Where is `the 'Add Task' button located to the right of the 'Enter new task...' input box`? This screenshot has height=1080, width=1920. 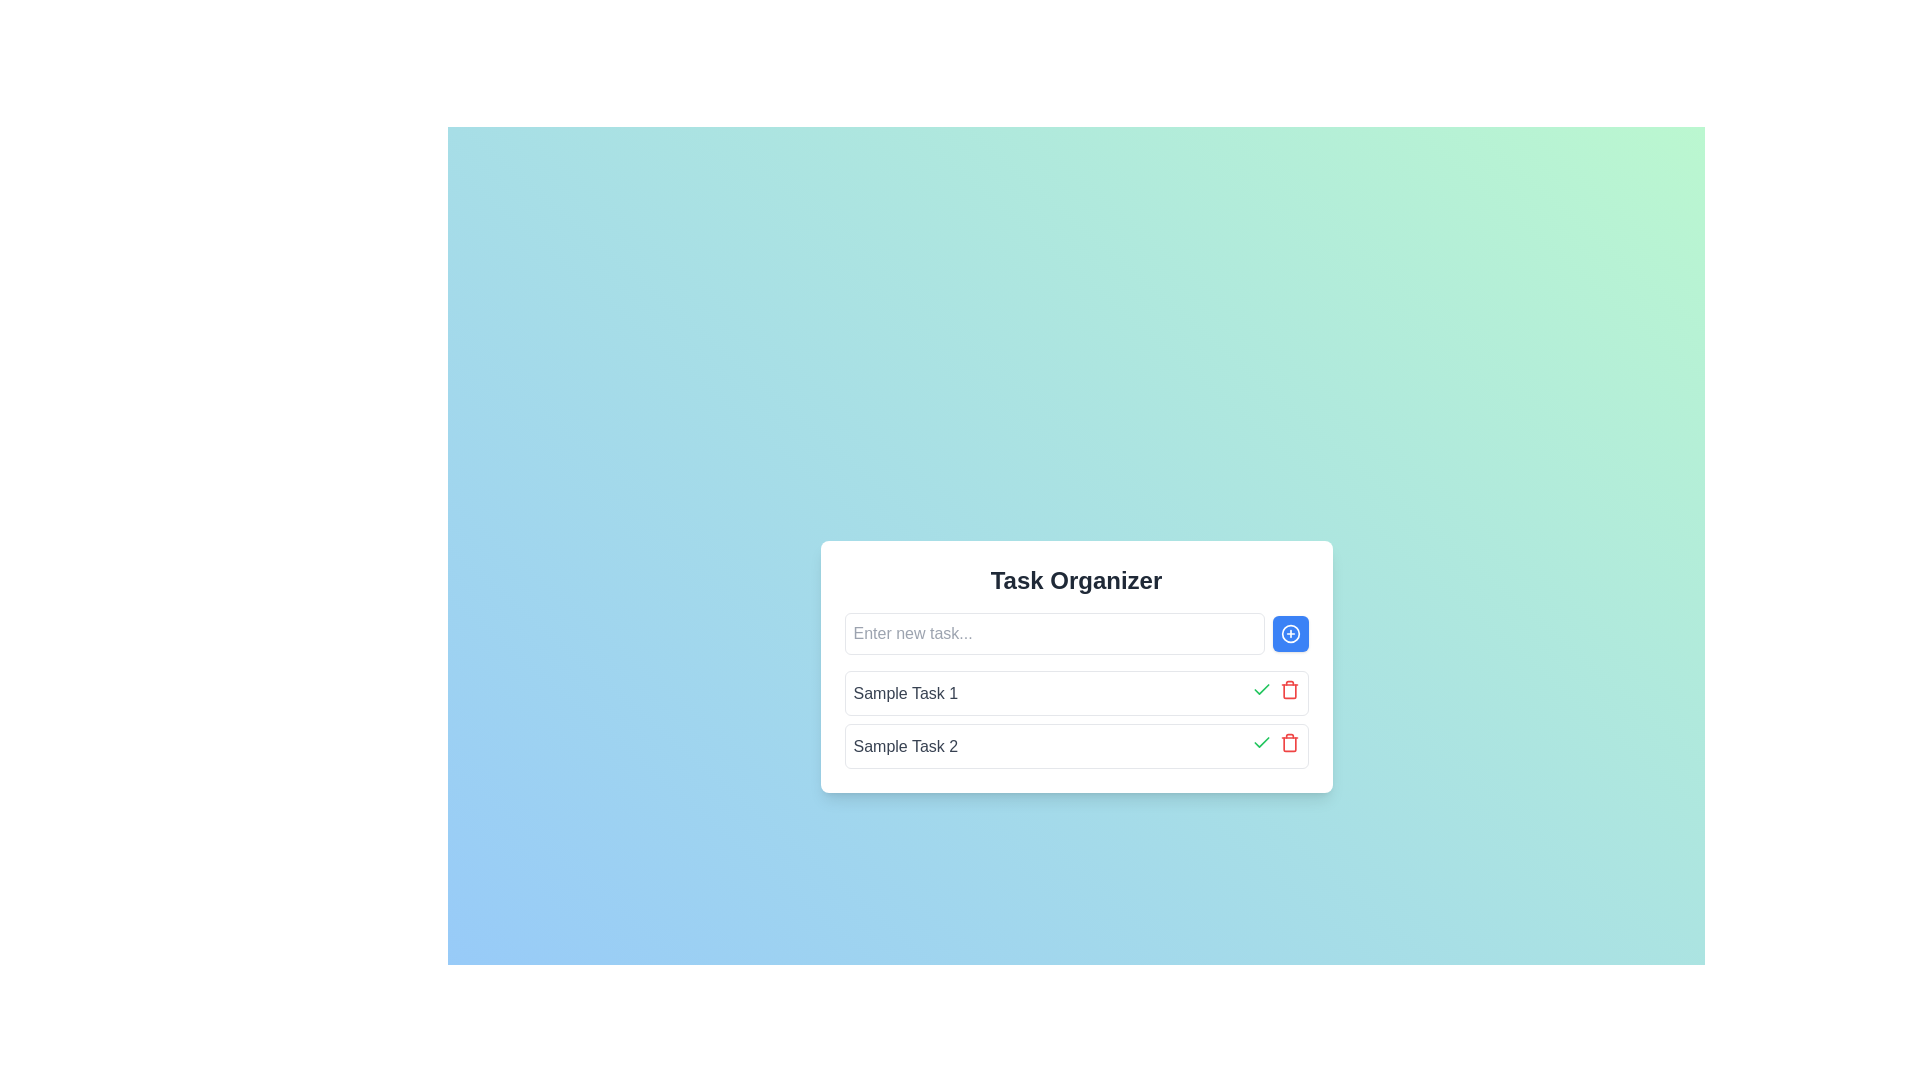 the 'Add Task' button located to the right of the 'Enter new task...' input box is located at coordinates (1290, 633).